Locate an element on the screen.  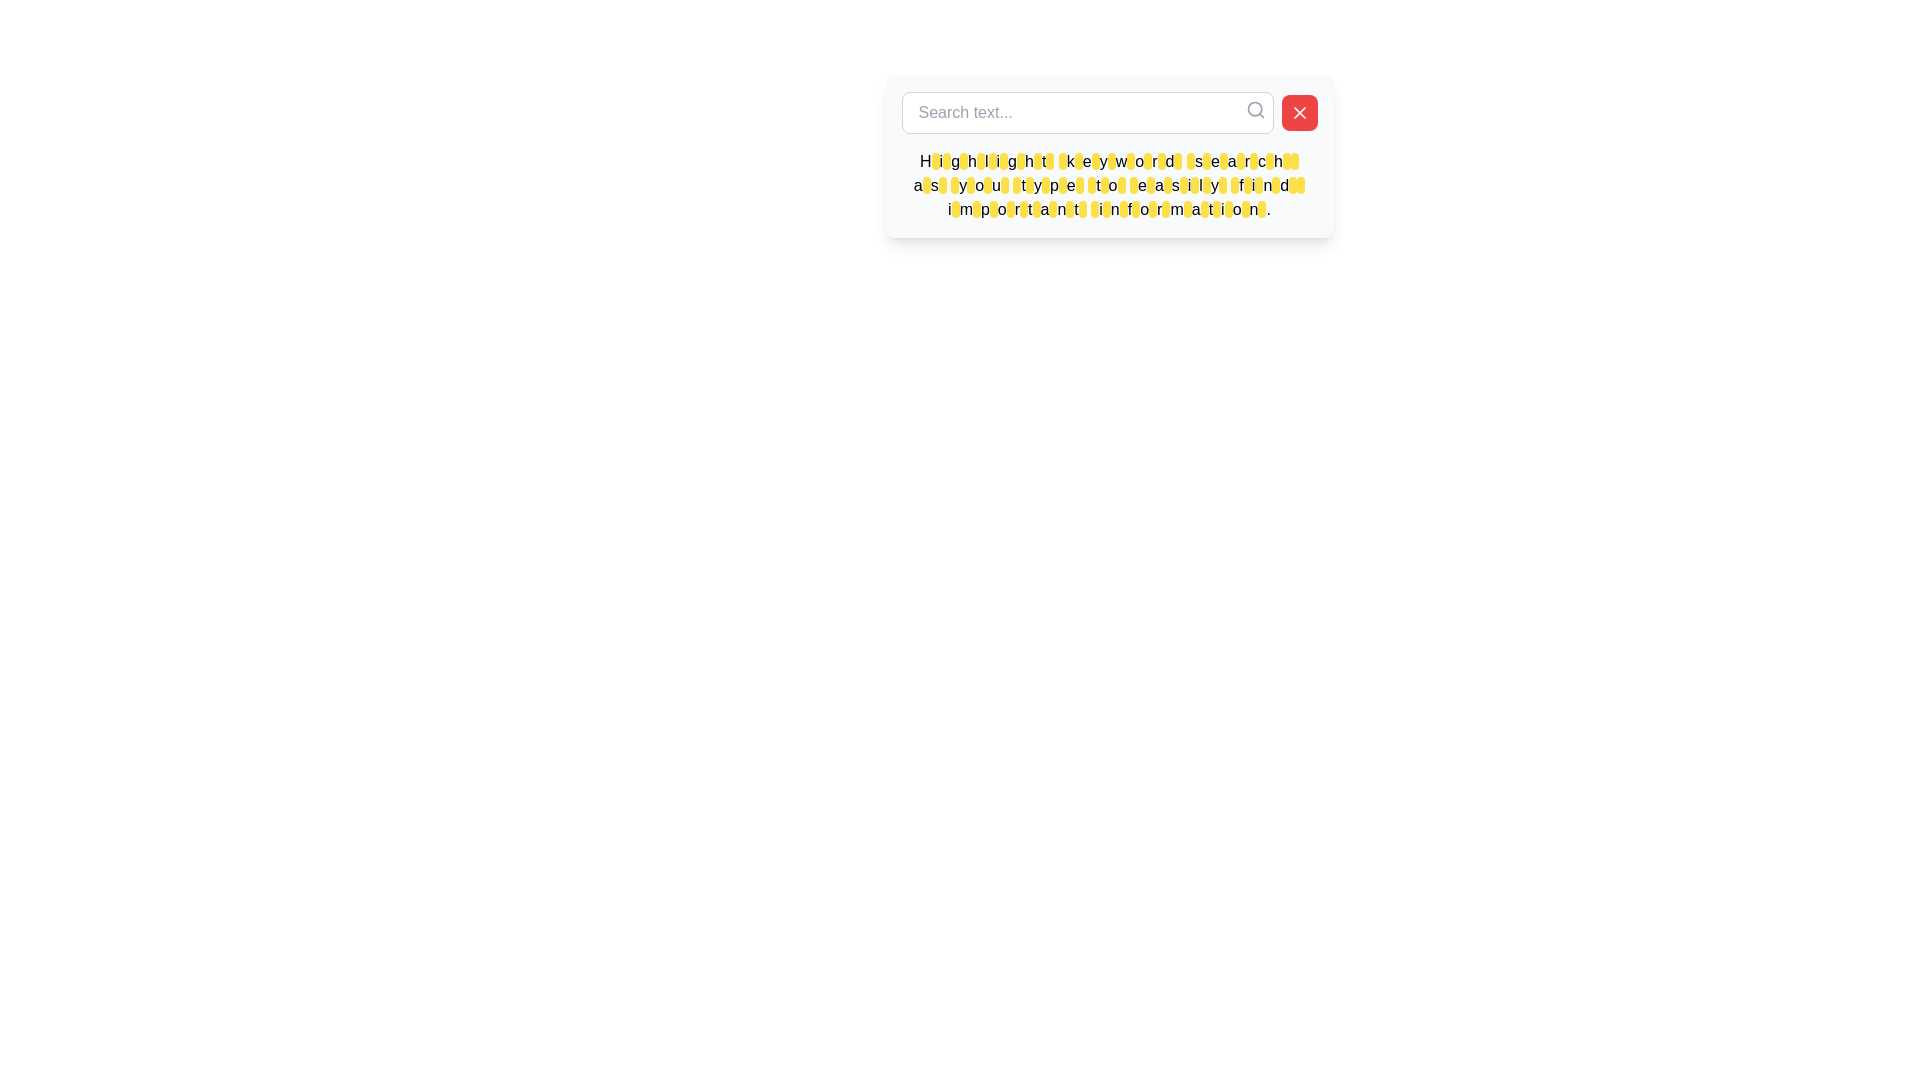
the 39th occurrence of the small, rounded yellow highlight marker located within the explanation text below the search bar is located at coordinates (1244, 209).